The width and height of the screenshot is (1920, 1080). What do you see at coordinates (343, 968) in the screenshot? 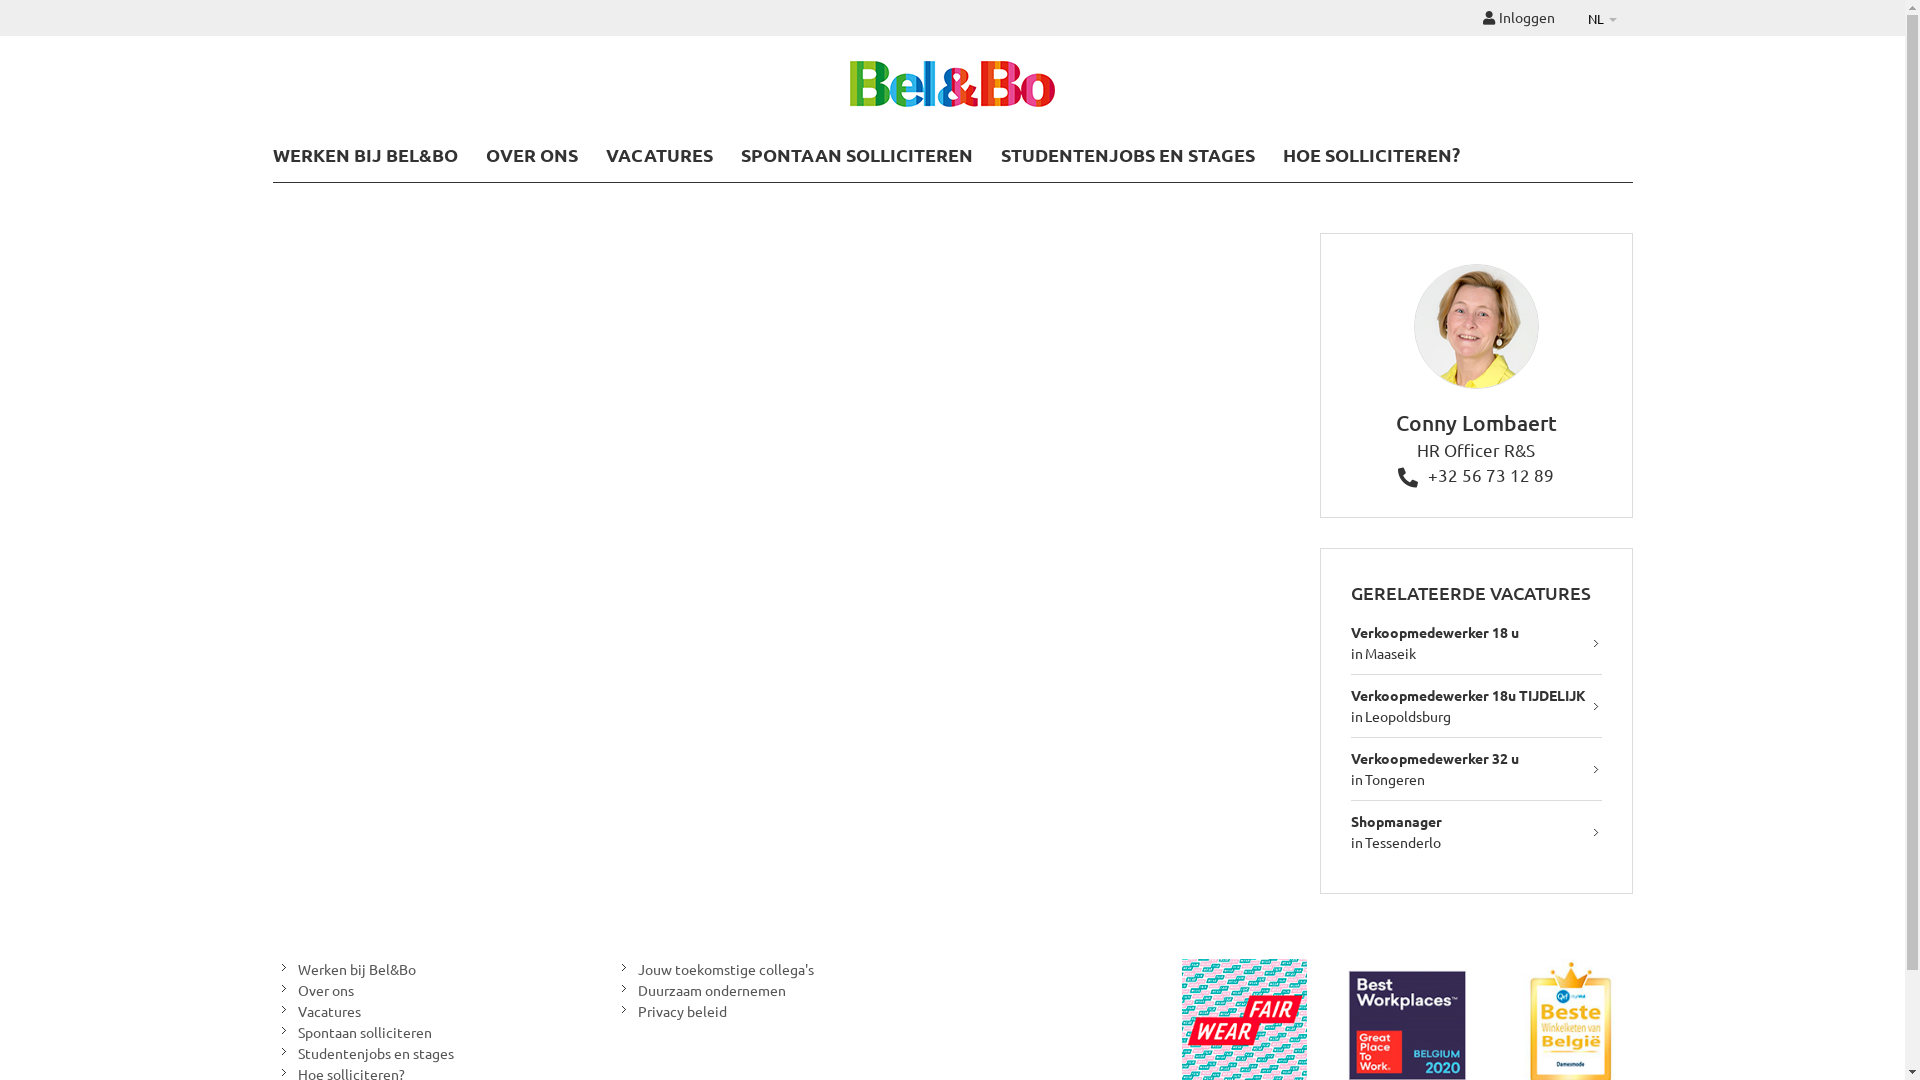
I see `'Werken bij Bel&Bo'` at bounding box center [343, 968].